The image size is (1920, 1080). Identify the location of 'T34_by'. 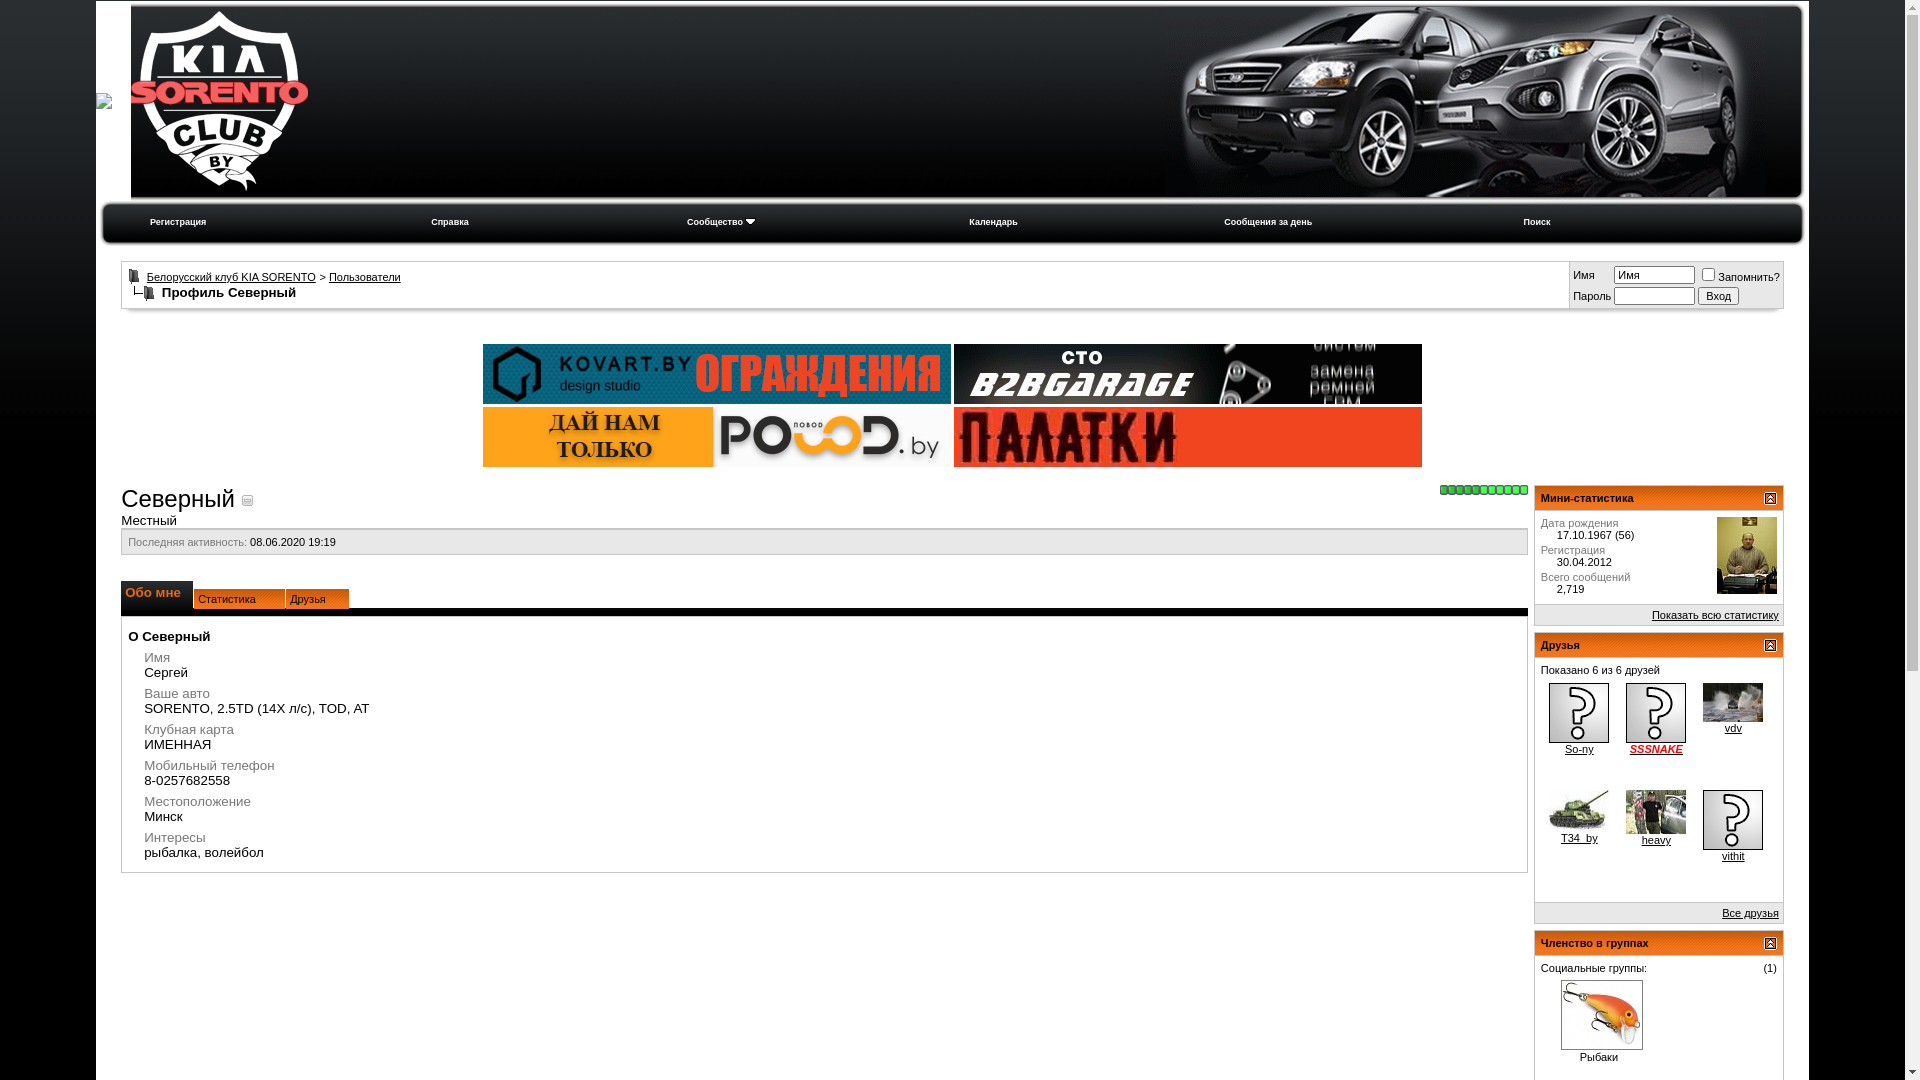
(1578, 810).